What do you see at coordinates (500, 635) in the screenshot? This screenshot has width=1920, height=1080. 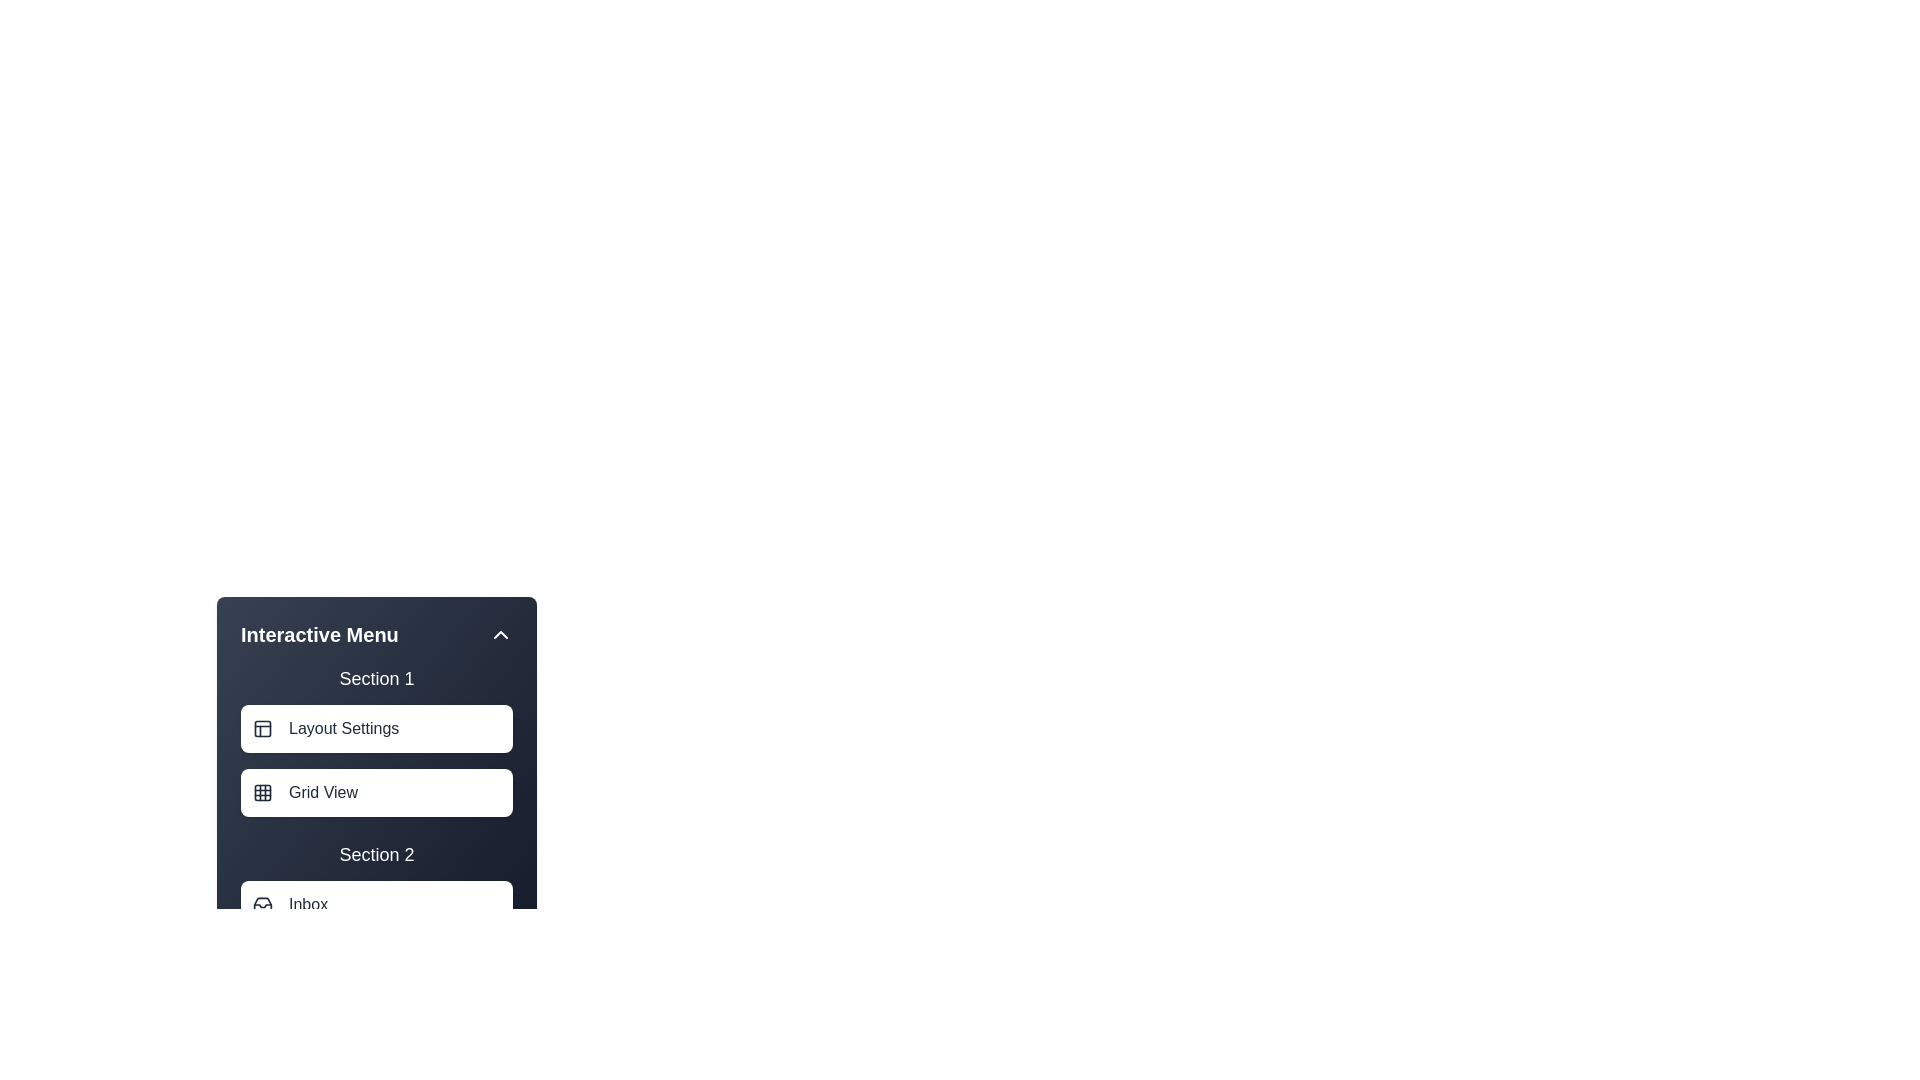 I see `the menu toggle button to toggle the menu visibility` at bounding box center [500, 635].